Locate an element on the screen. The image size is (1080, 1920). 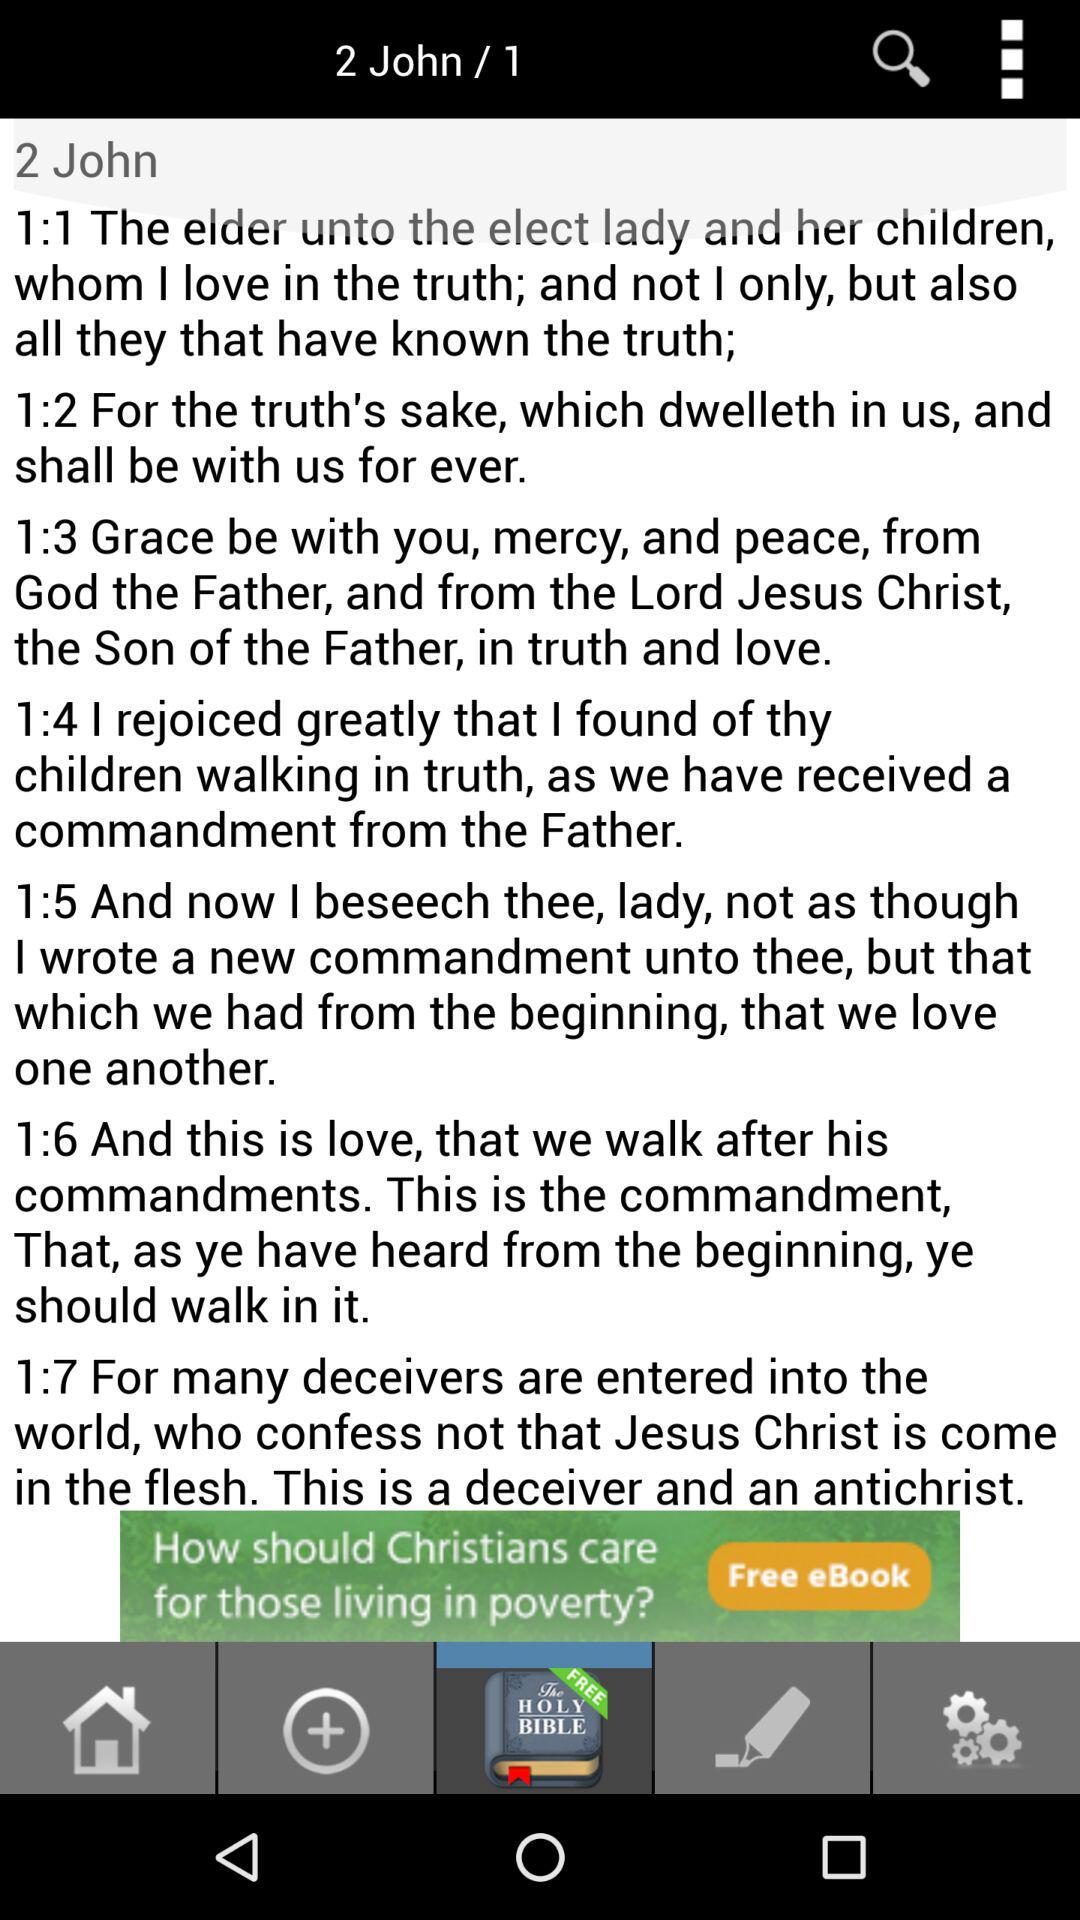
the search icon is located at coordinates (901, 63).